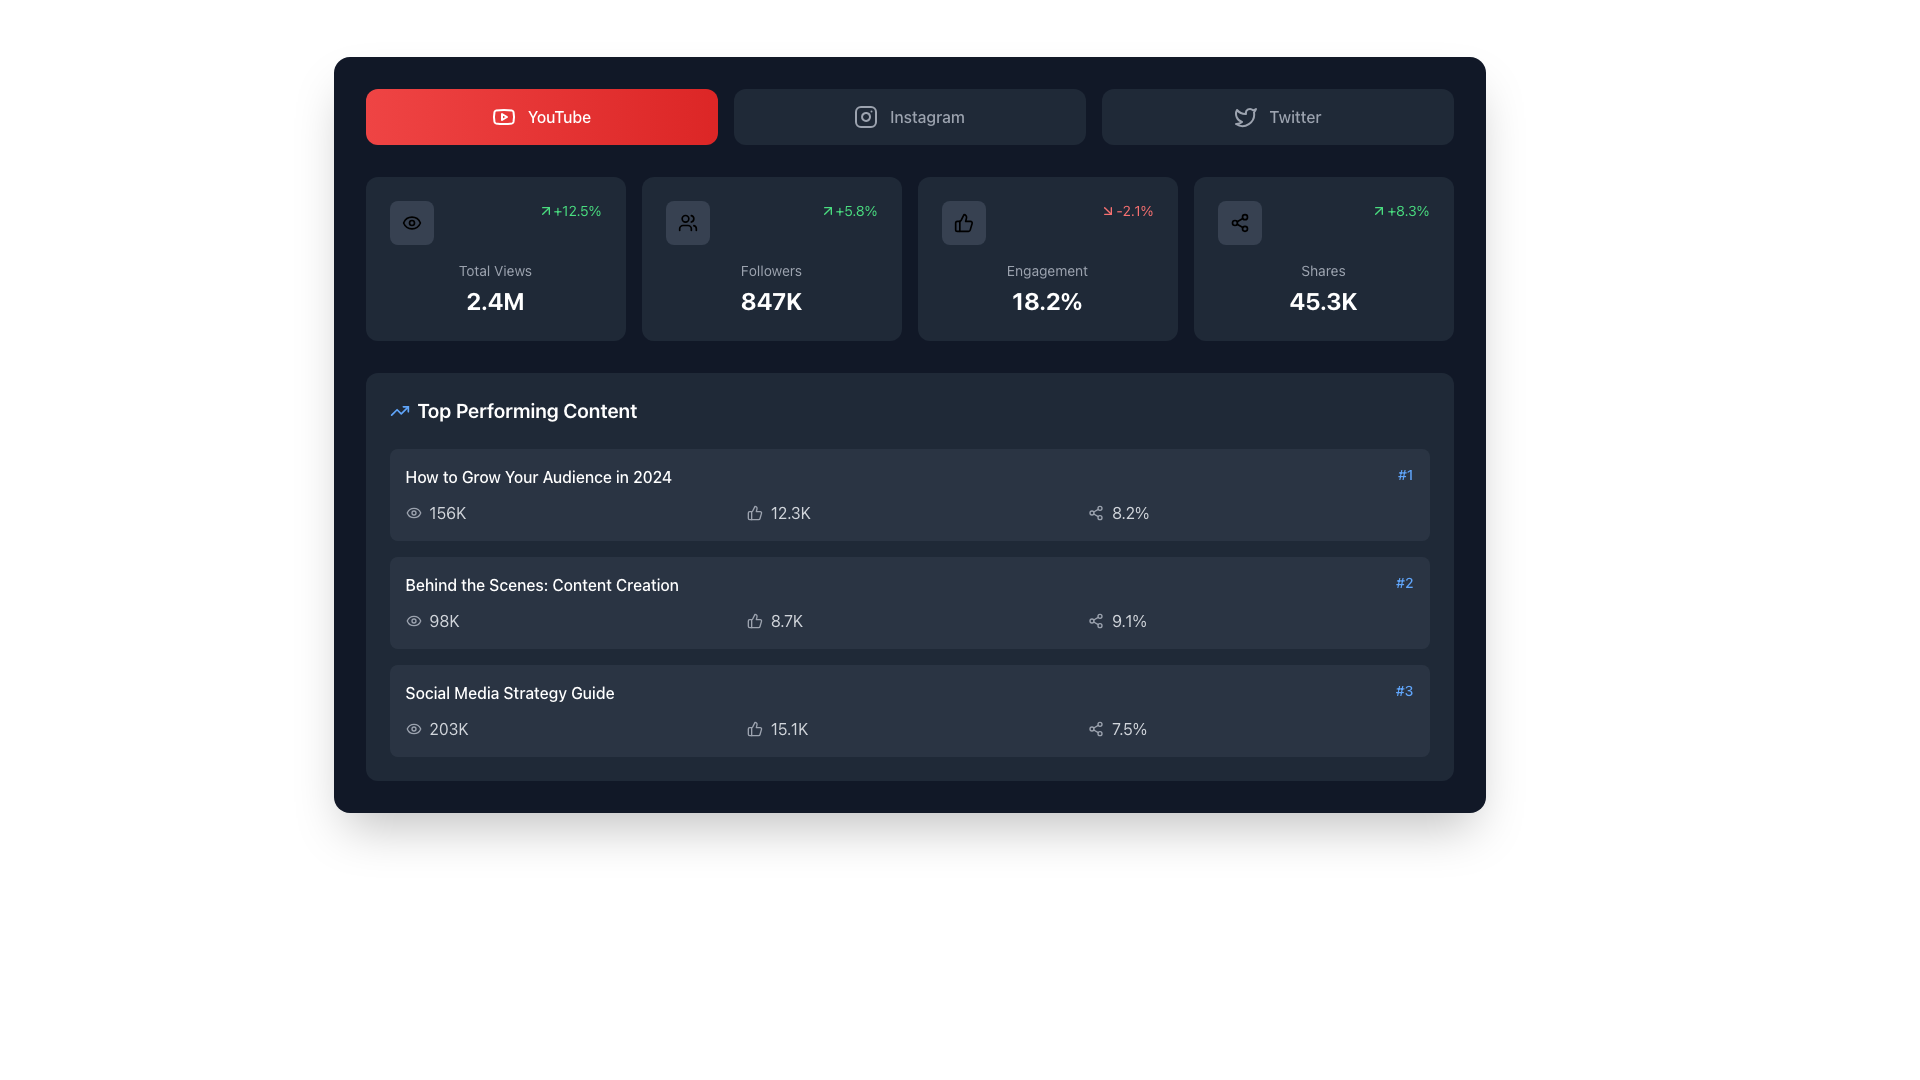 This screenshot has width=1920, height=1080. Describe the element at coordinates (412, 620) in the screenshot. I see `the views icon located to the left of the text '98K' in the 'Top Performing Content' section, which visually represents the concept of 'views'` at that location.